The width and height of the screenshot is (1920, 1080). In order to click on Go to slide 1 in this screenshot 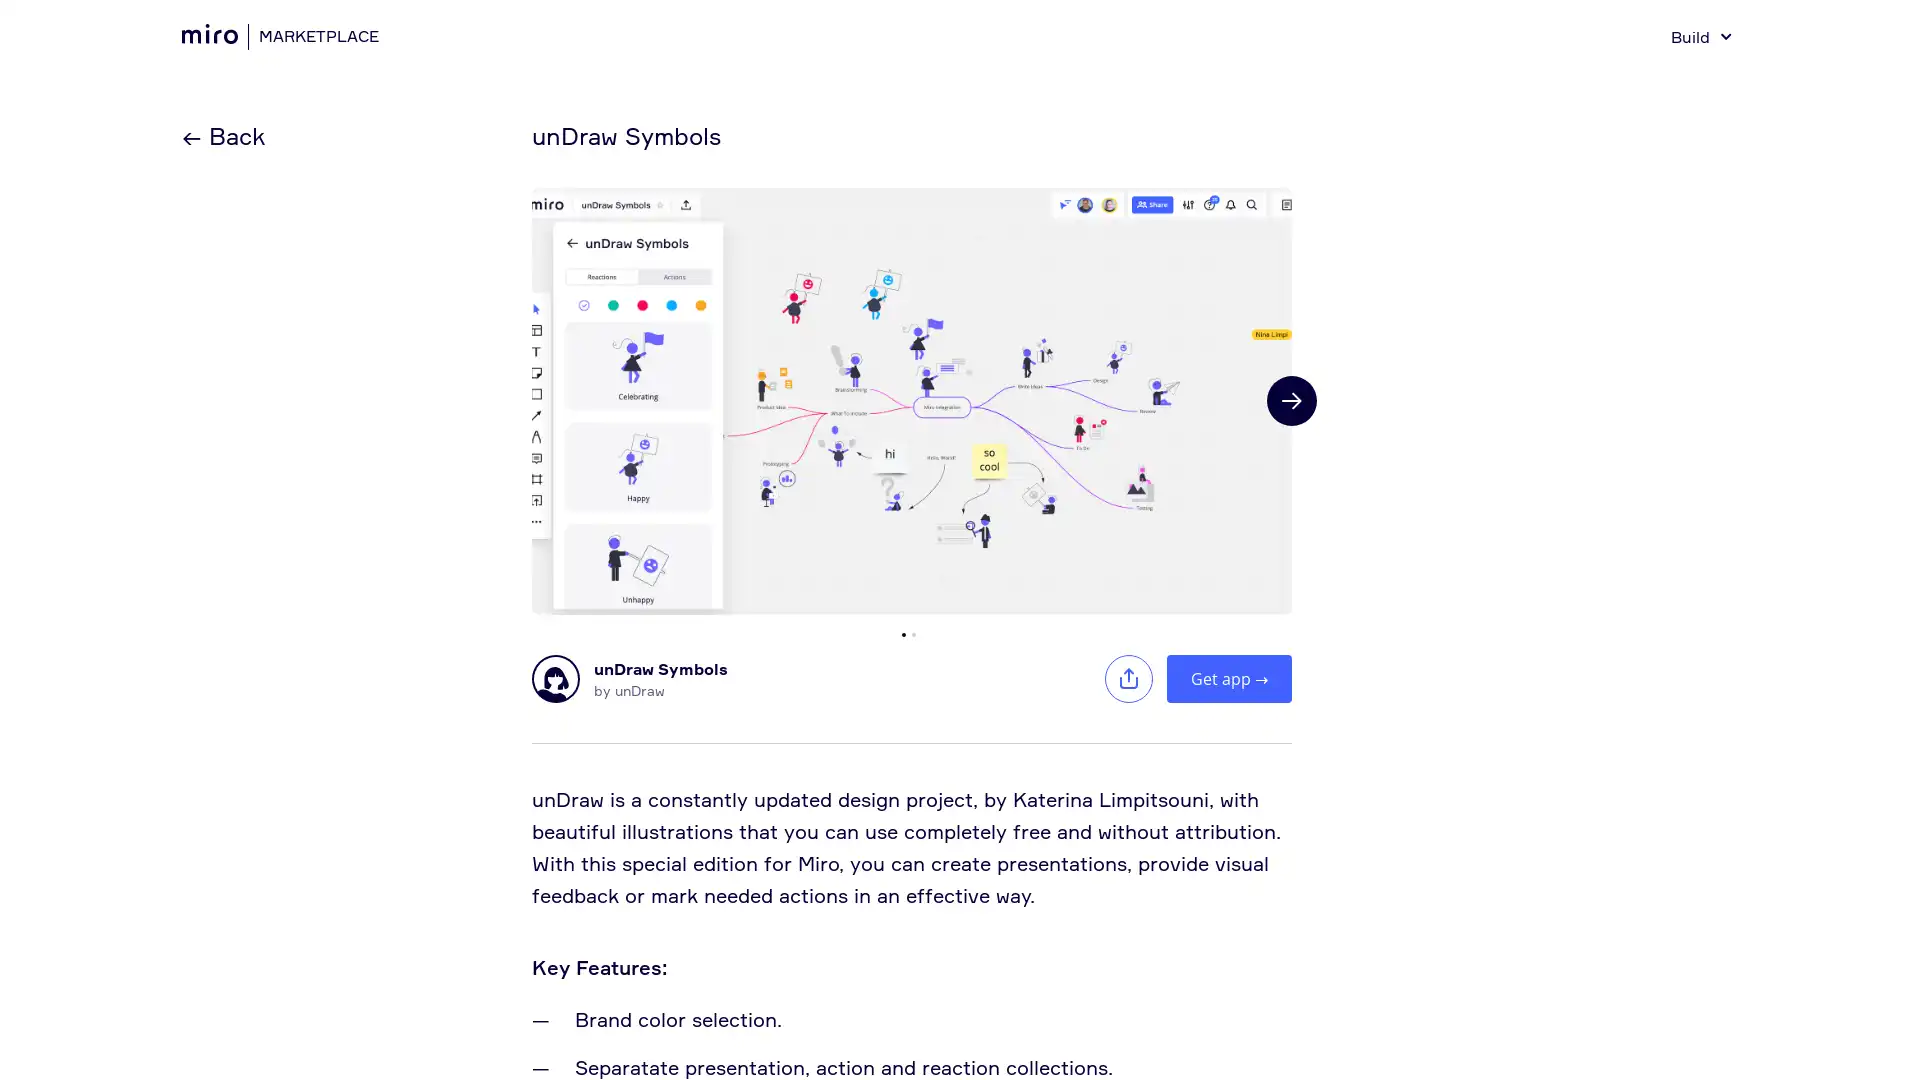, I will do `click(902, 633)`.